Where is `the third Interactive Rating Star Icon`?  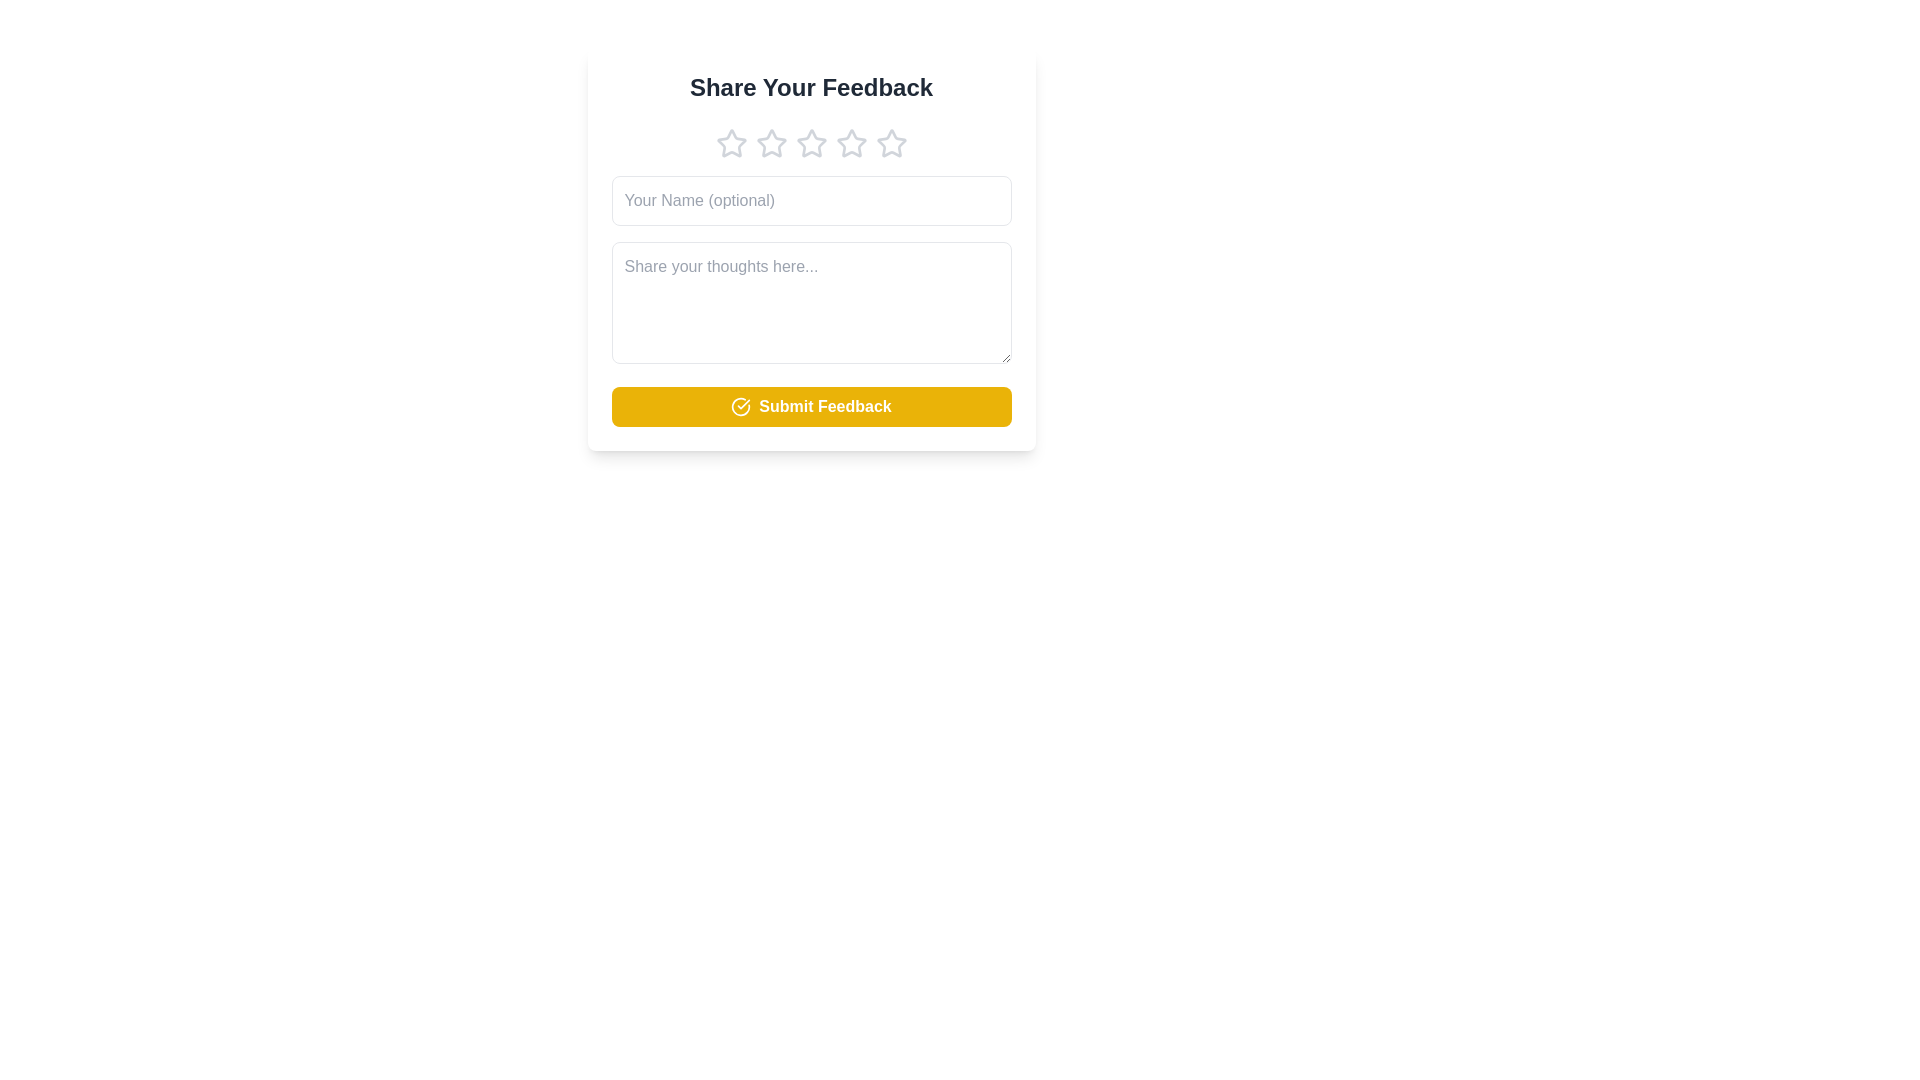
the third Interactive Rating Star Icon is located at coordinates (811, 142).